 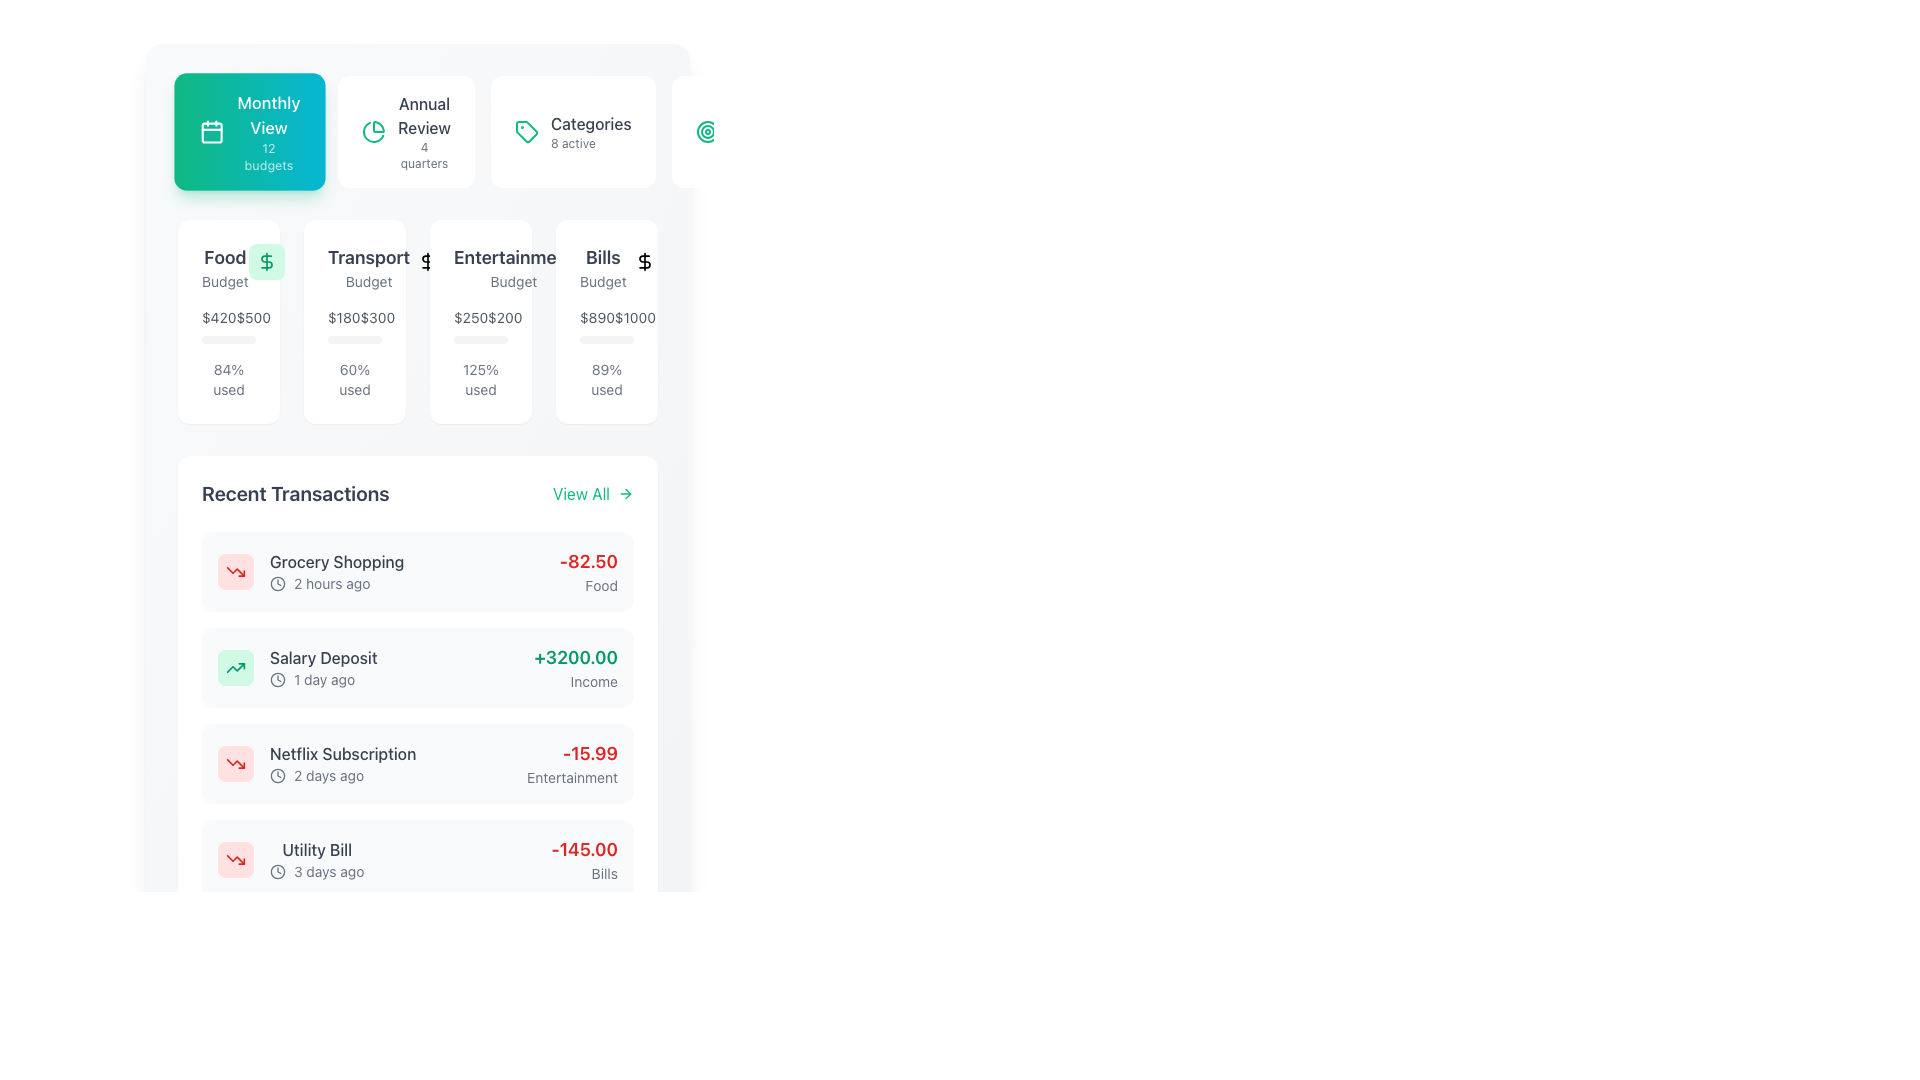 What do you see at coordinates (224, 338) in the screenshot?
I see `the filled portion of the progress bar segment representing the 'Food' budget utilization, which indicates 84% usage` at bounding box center [224, 338].